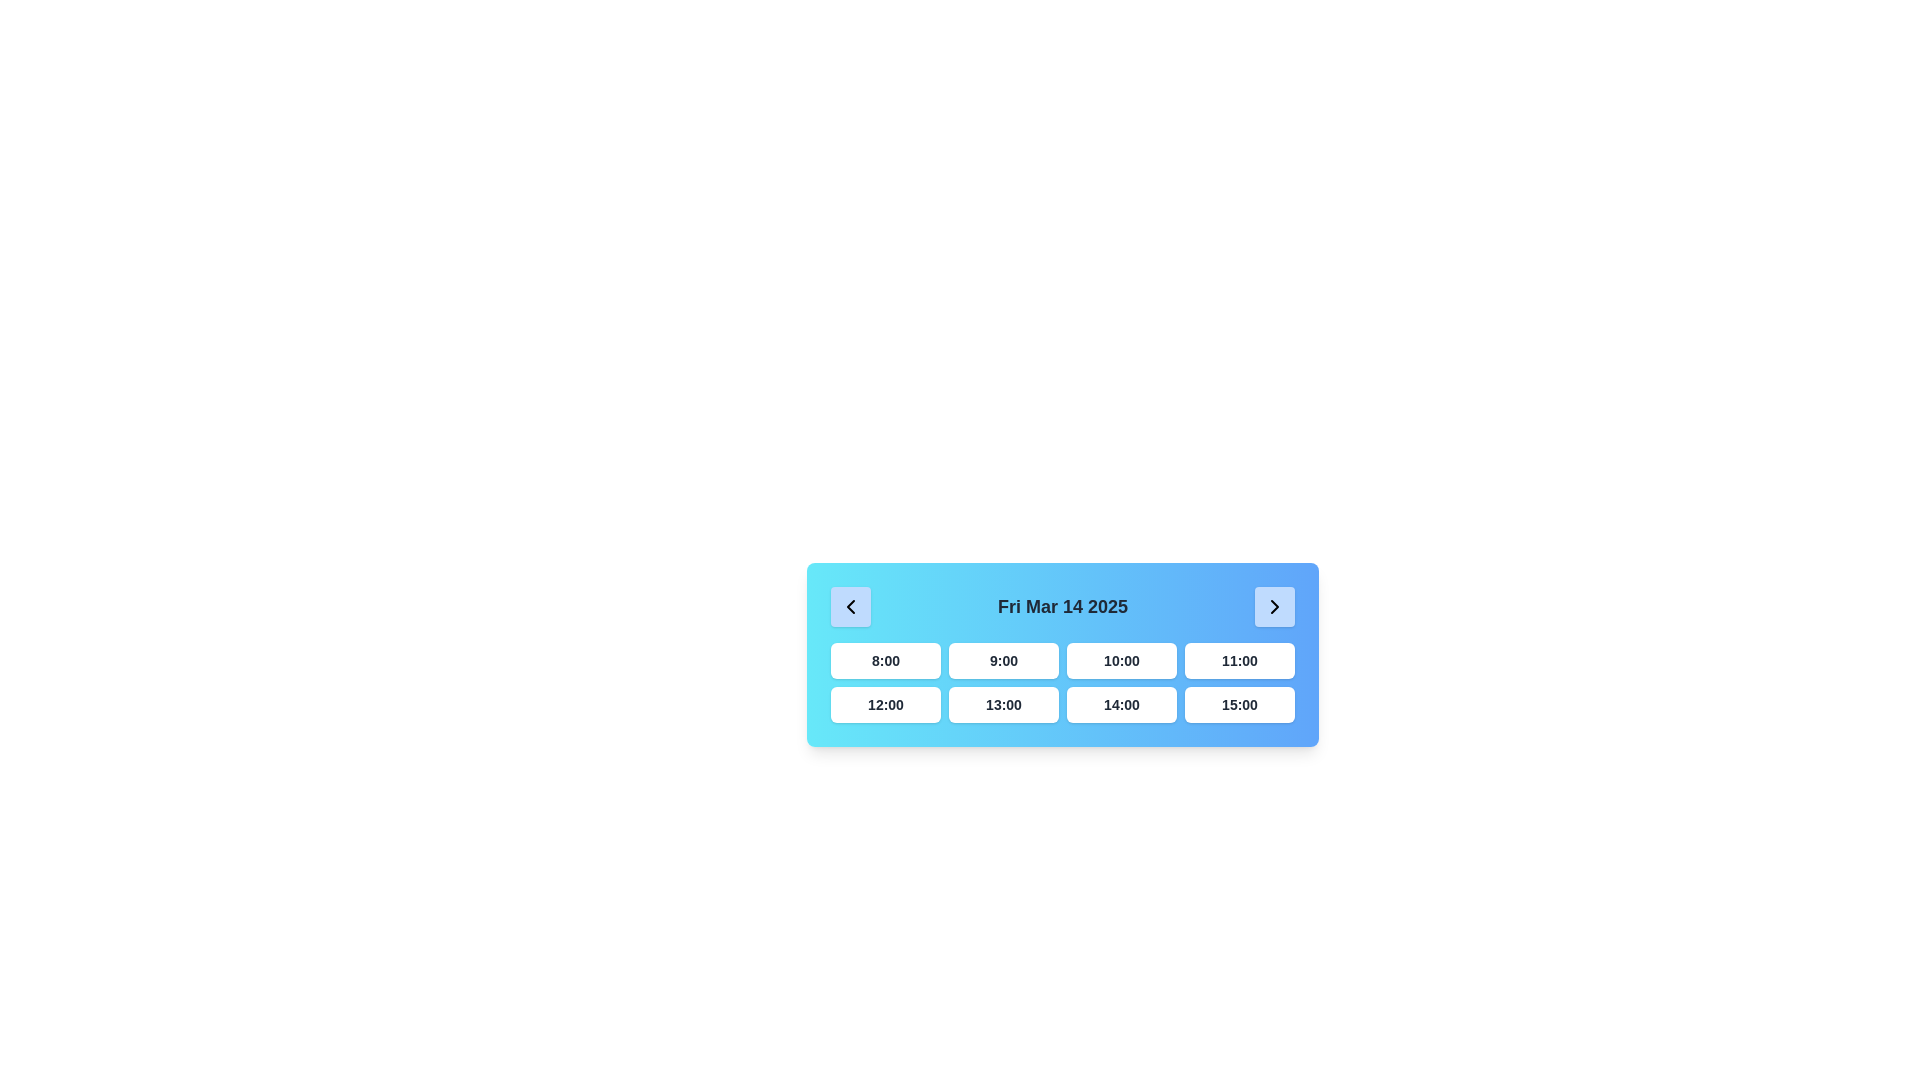 The image size is (1920, 1080). I want to click on the right-pointing chevron arrow icon within the light blue rectangular button, so click(1274, 605).